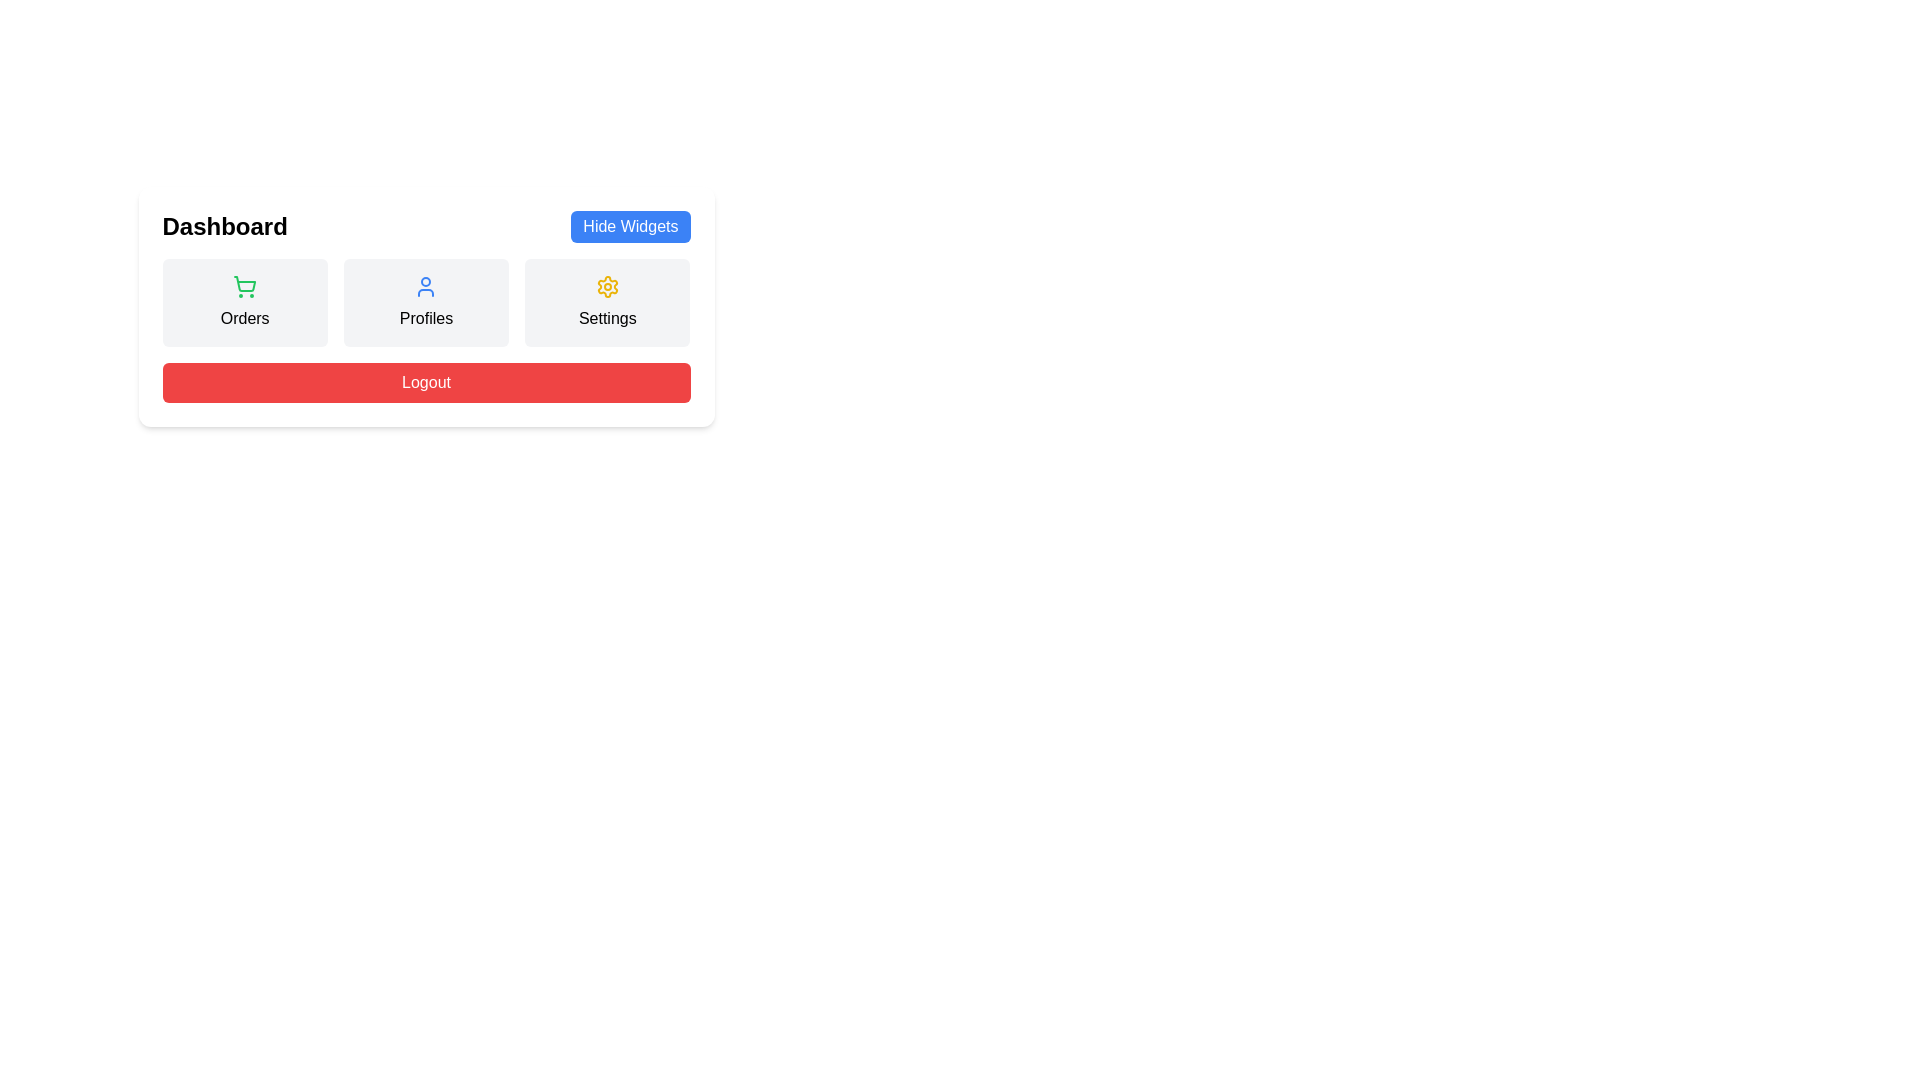 Image resolution: width=1920 pixels, height=1080 pixels. I want to click on the blue-colored user profile icon, which is a minimalist circular head and shoulders outline located at the center of the 'Profiles' card, positioned above the text 'Profiles.', so click(425, 286).